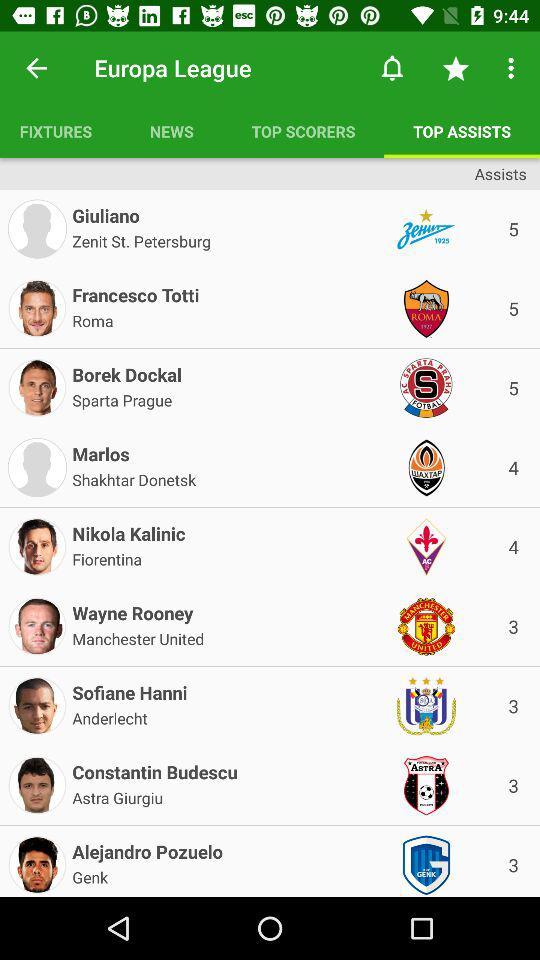 The image size is (540, 960). I want to click on the item next to top assists, so click(302, 130).